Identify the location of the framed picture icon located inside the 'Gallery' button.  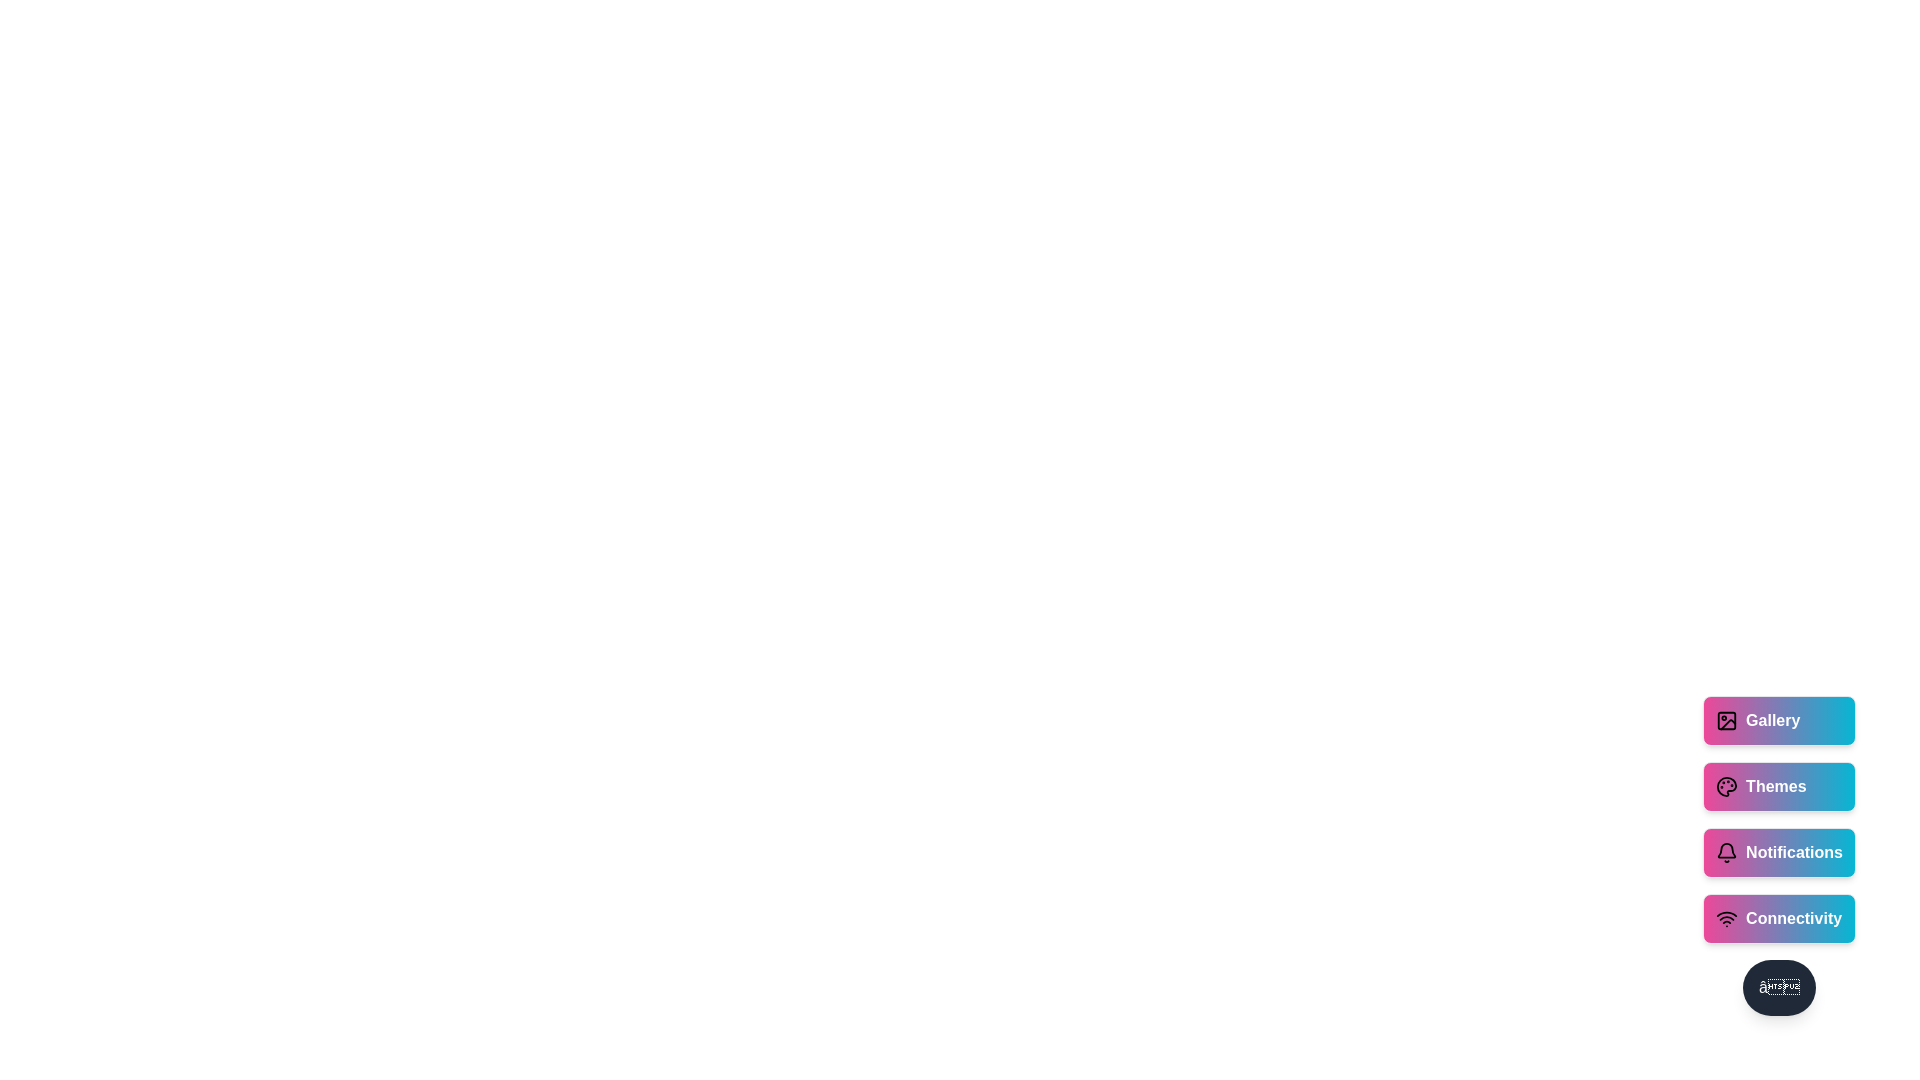
(1726, 721).